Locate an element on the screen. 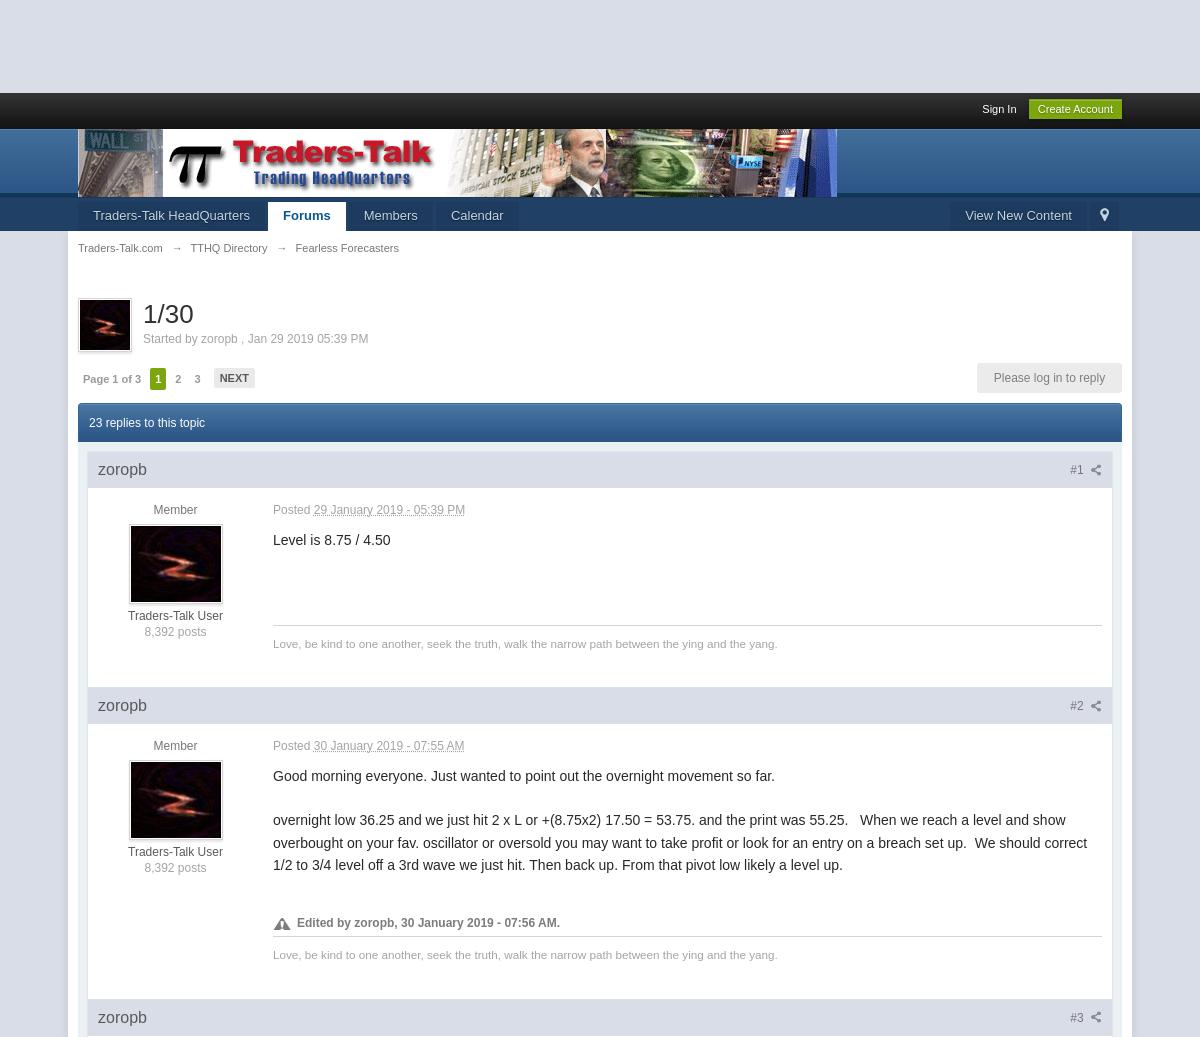 Image resolution: width=1200 pixels, height=1037 pixels. '30 January 2019 - 07:55 AM' is located at coordinates (312, 746).